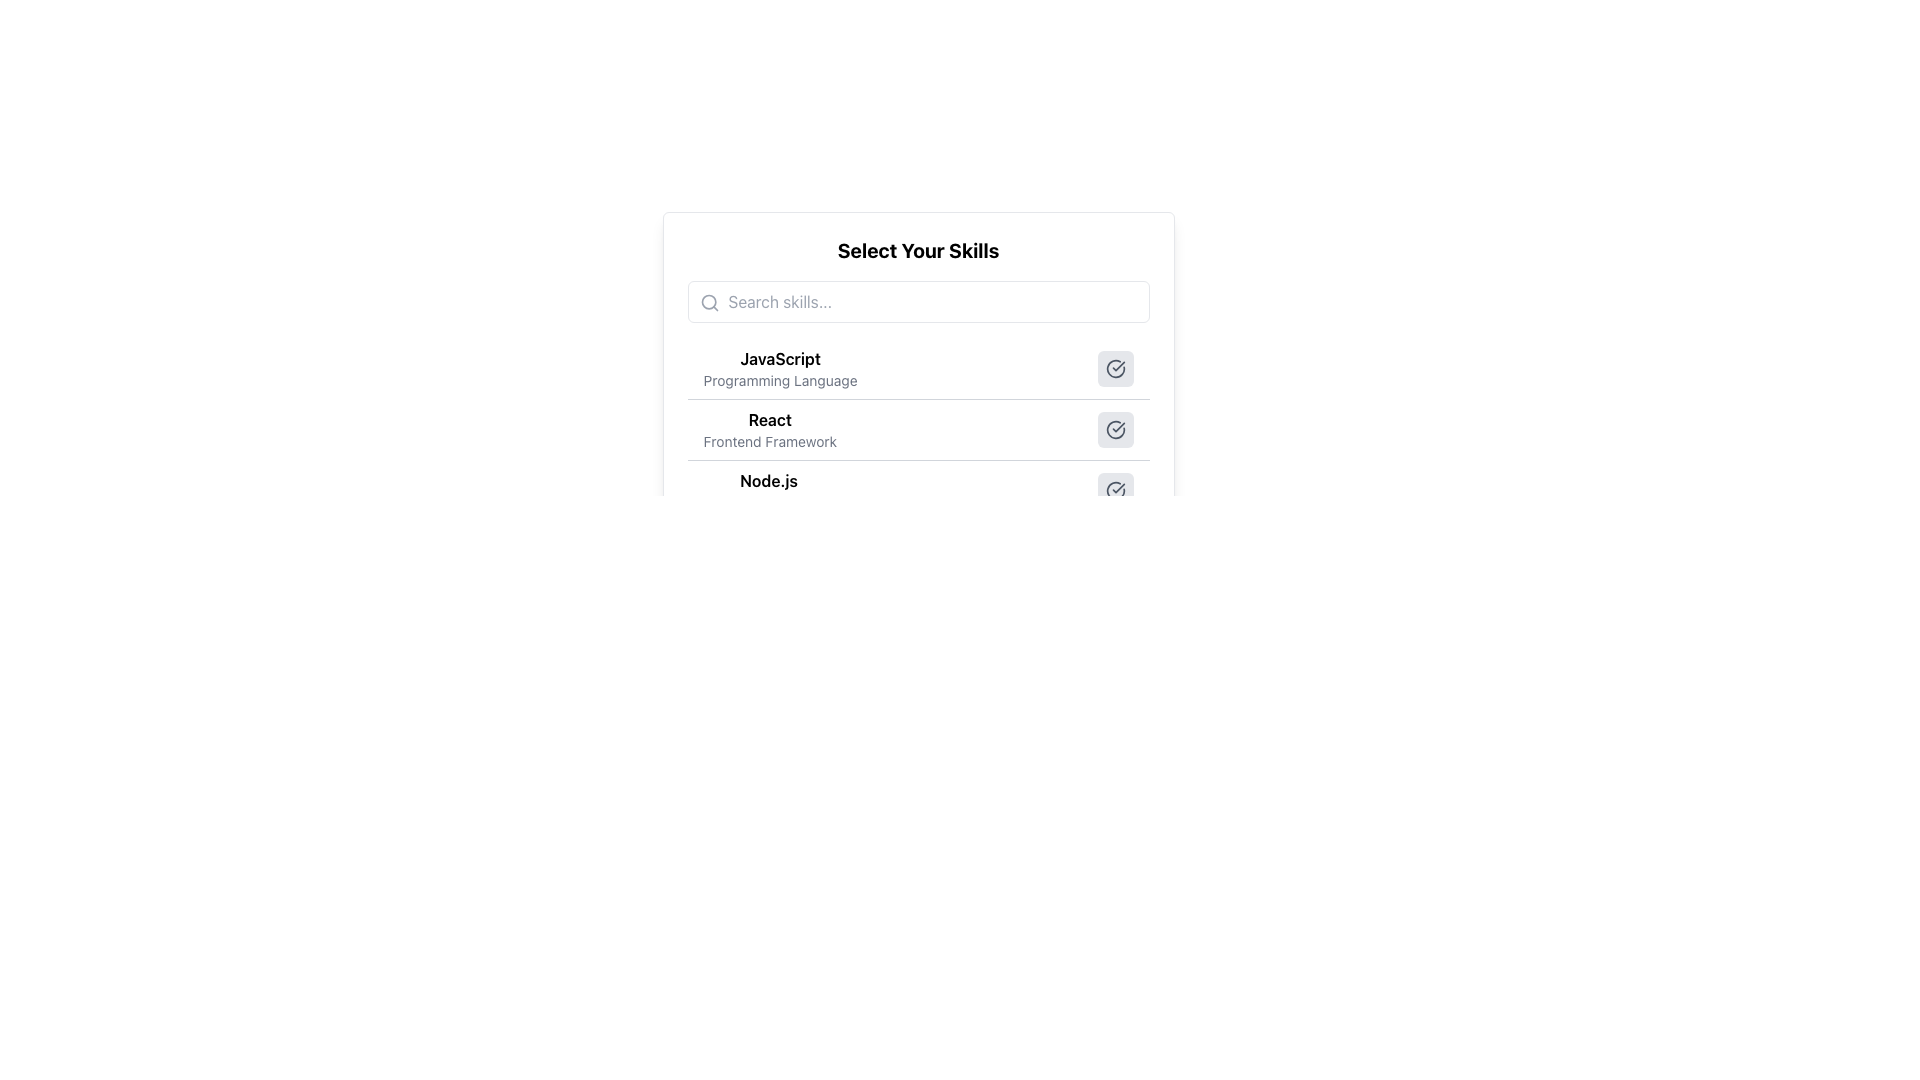 This screenshot has height=1080, width=1920. What do you see at coordinates (917, 448) in the screenshot?
I see `the second skill item in the skill selection list` at bounding box center [917, 448].